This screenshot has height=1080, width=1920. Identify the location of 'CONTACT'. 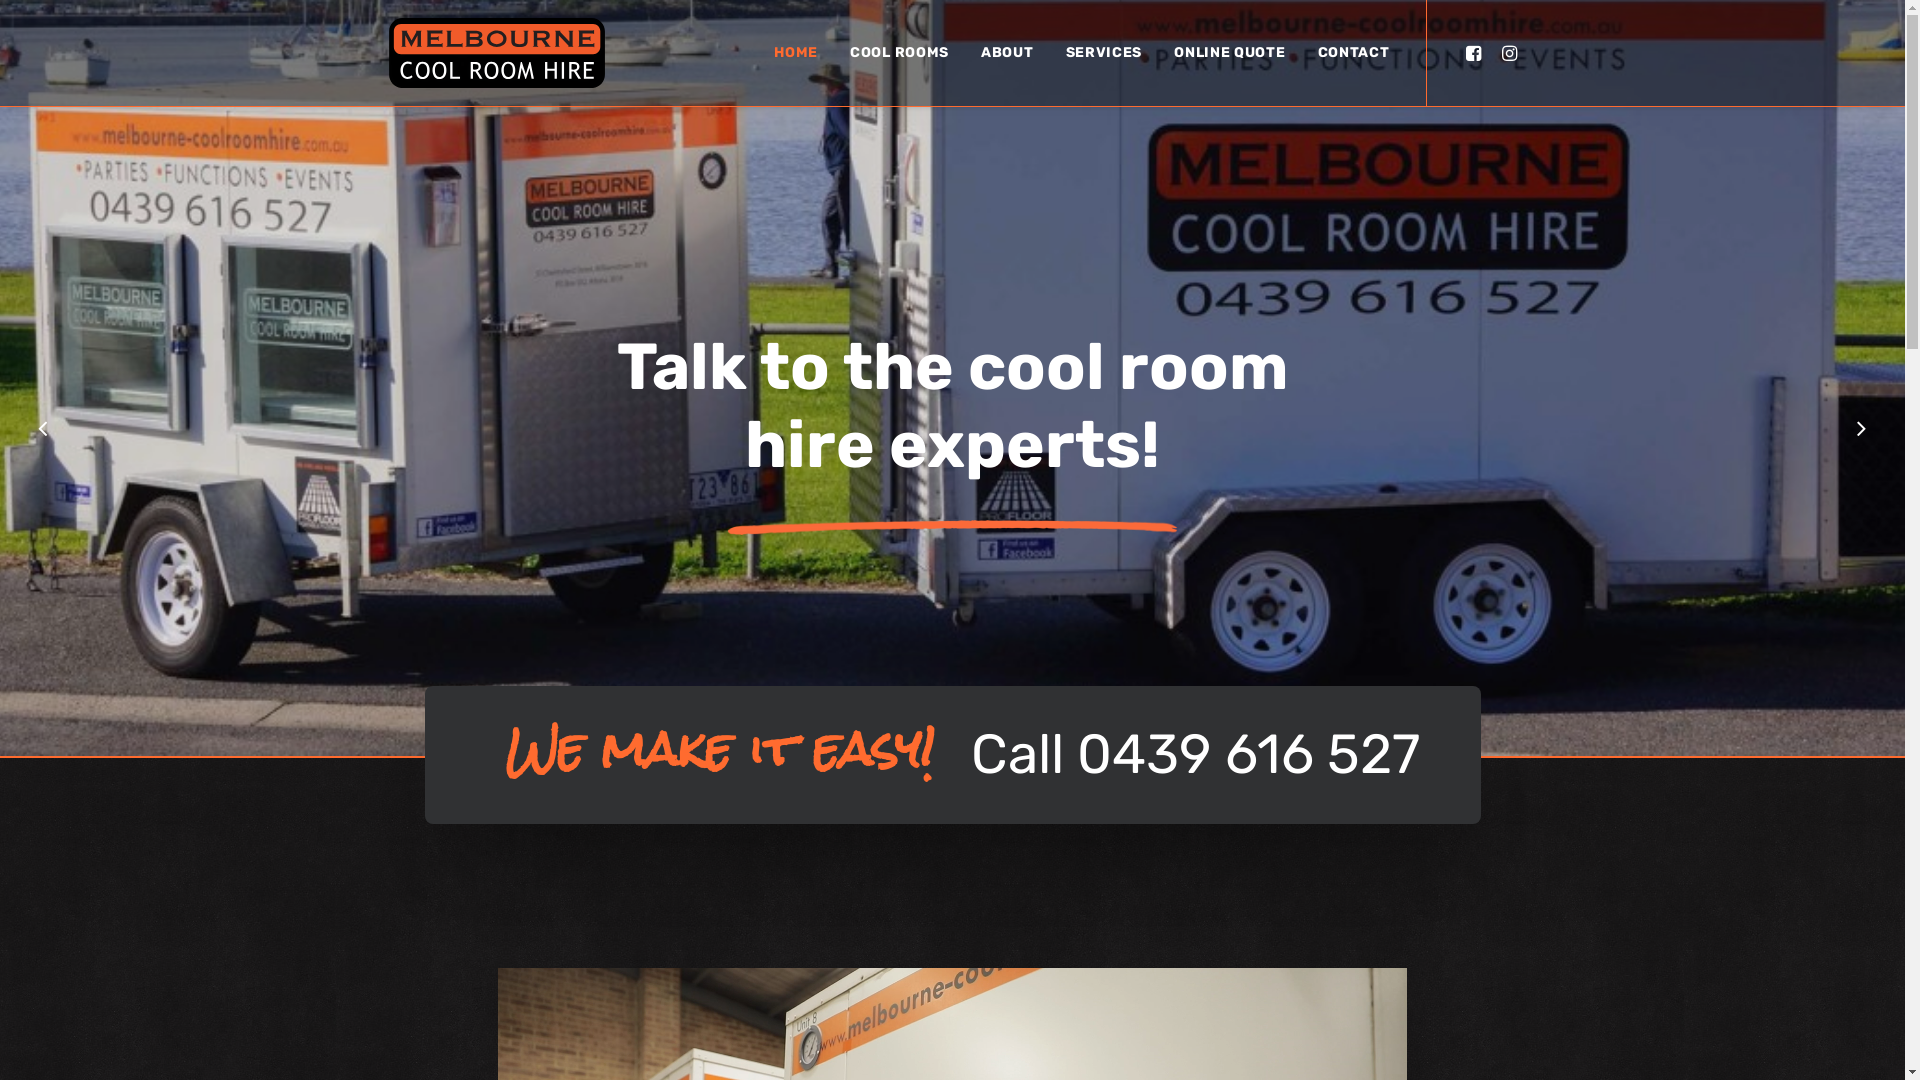
(1347, 52).